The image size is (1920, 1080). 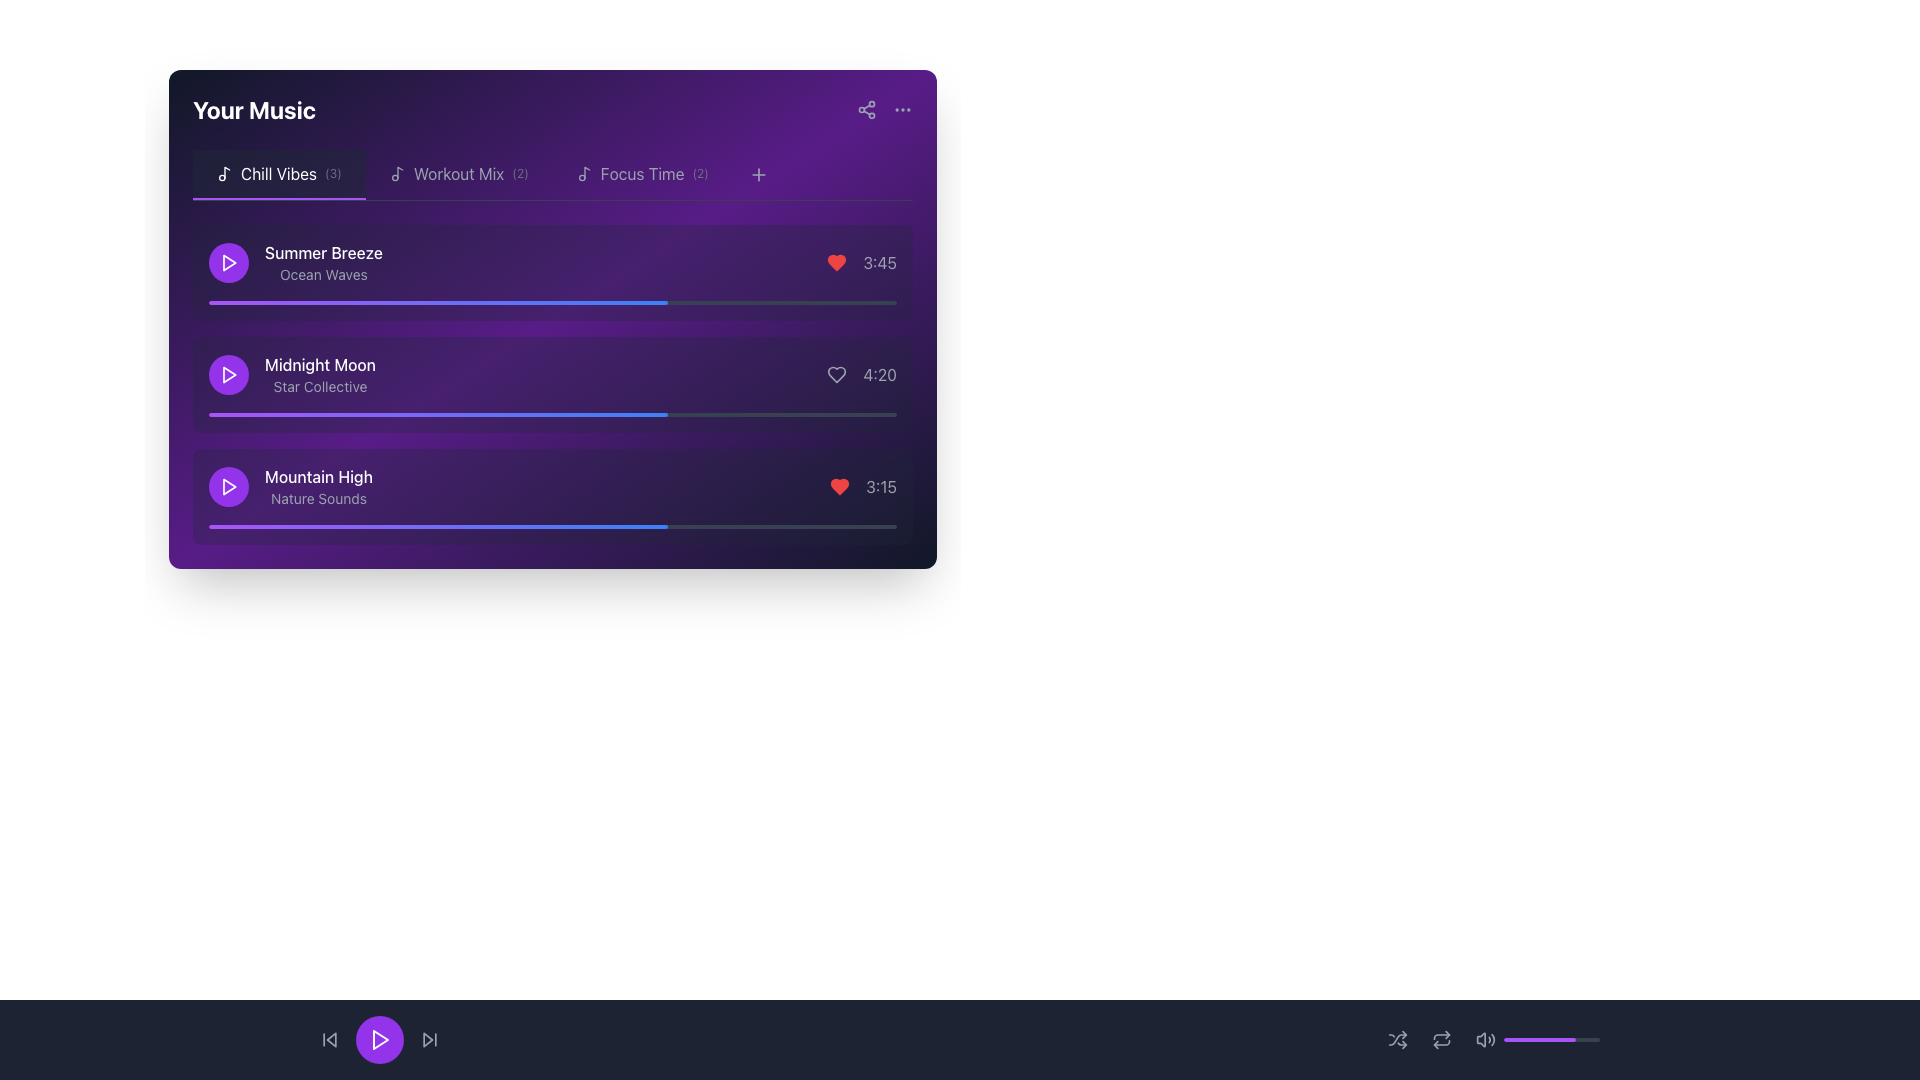 I want to click on the button to play the song titled 'Summer Breeze' with the subtitle 'Ocean Waves', which is the first element in the list item and located to the left of the text content, so click(x=229, y=261).